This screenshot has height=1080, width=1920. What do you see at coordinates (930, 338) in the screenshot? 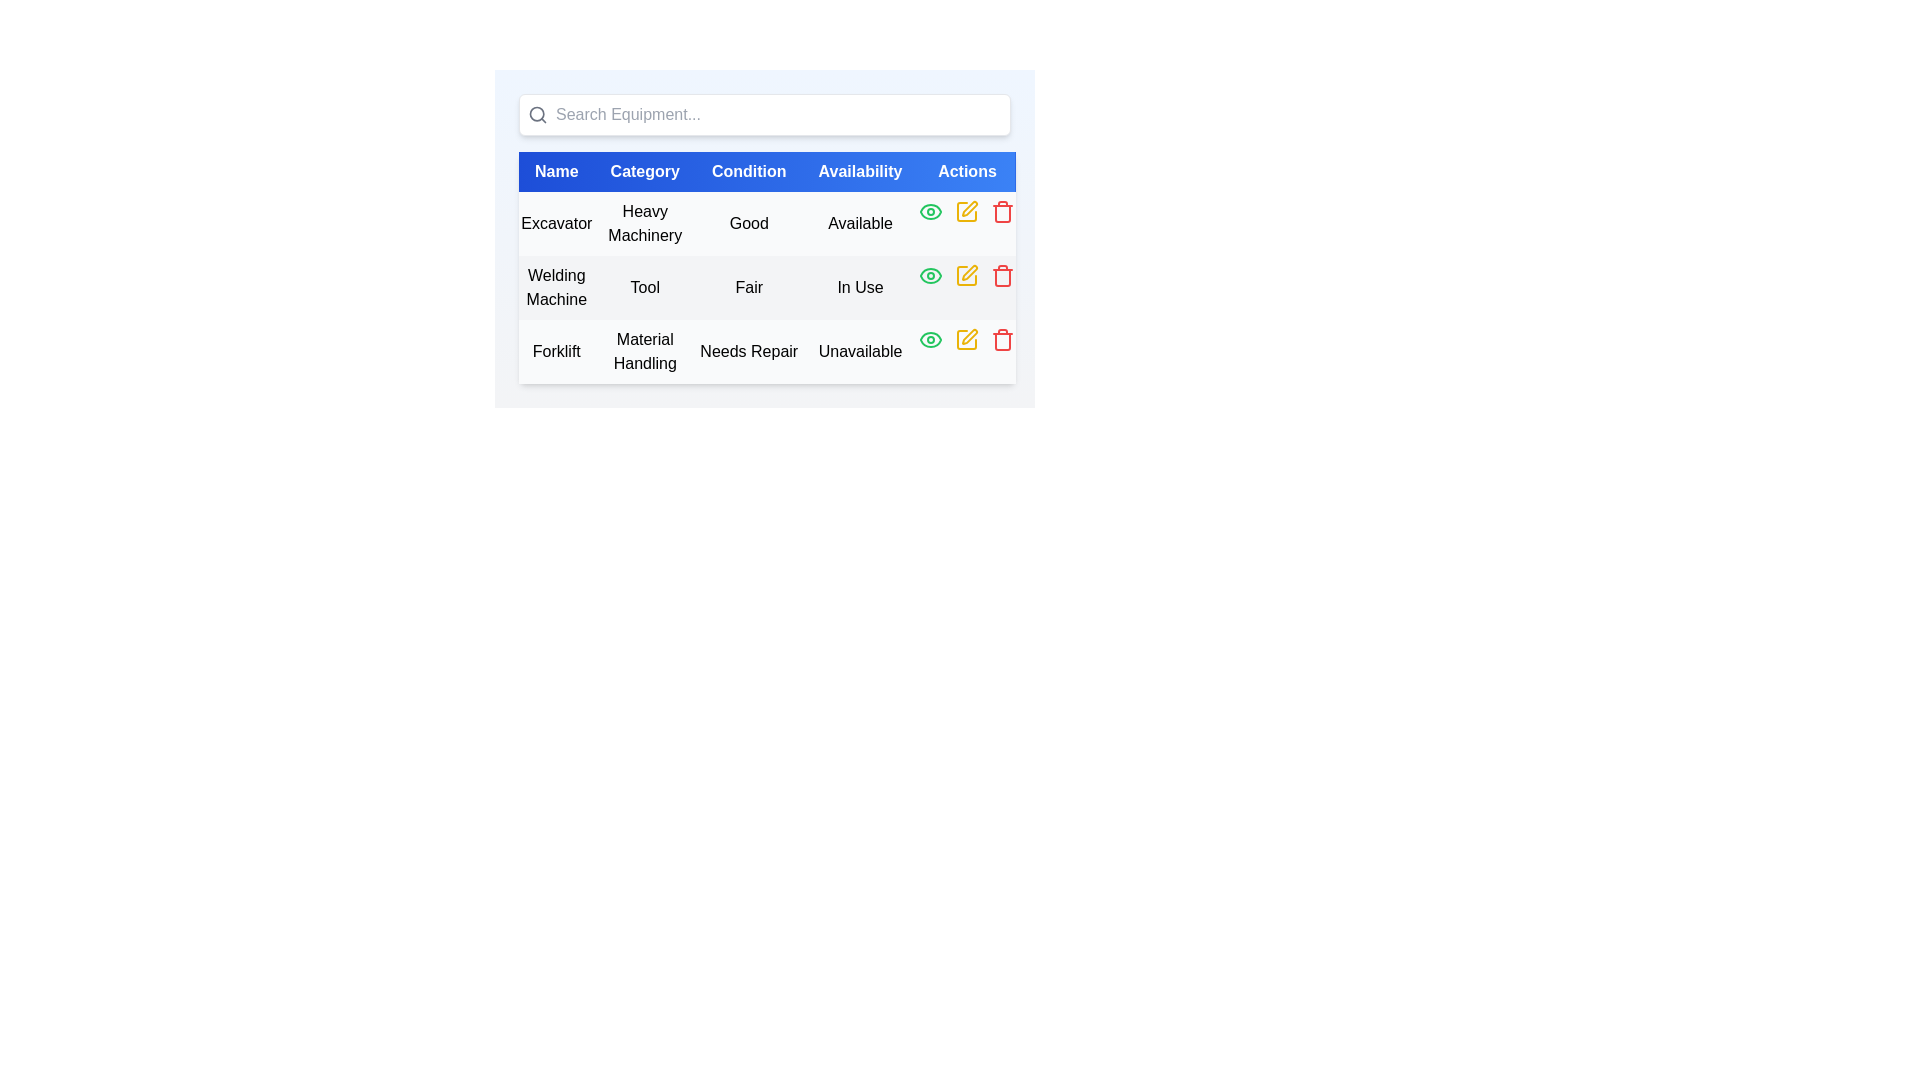
I see `the green eye icon button in the last row of the actions column related to 'Forklift'` at bounding box center [930, 338].